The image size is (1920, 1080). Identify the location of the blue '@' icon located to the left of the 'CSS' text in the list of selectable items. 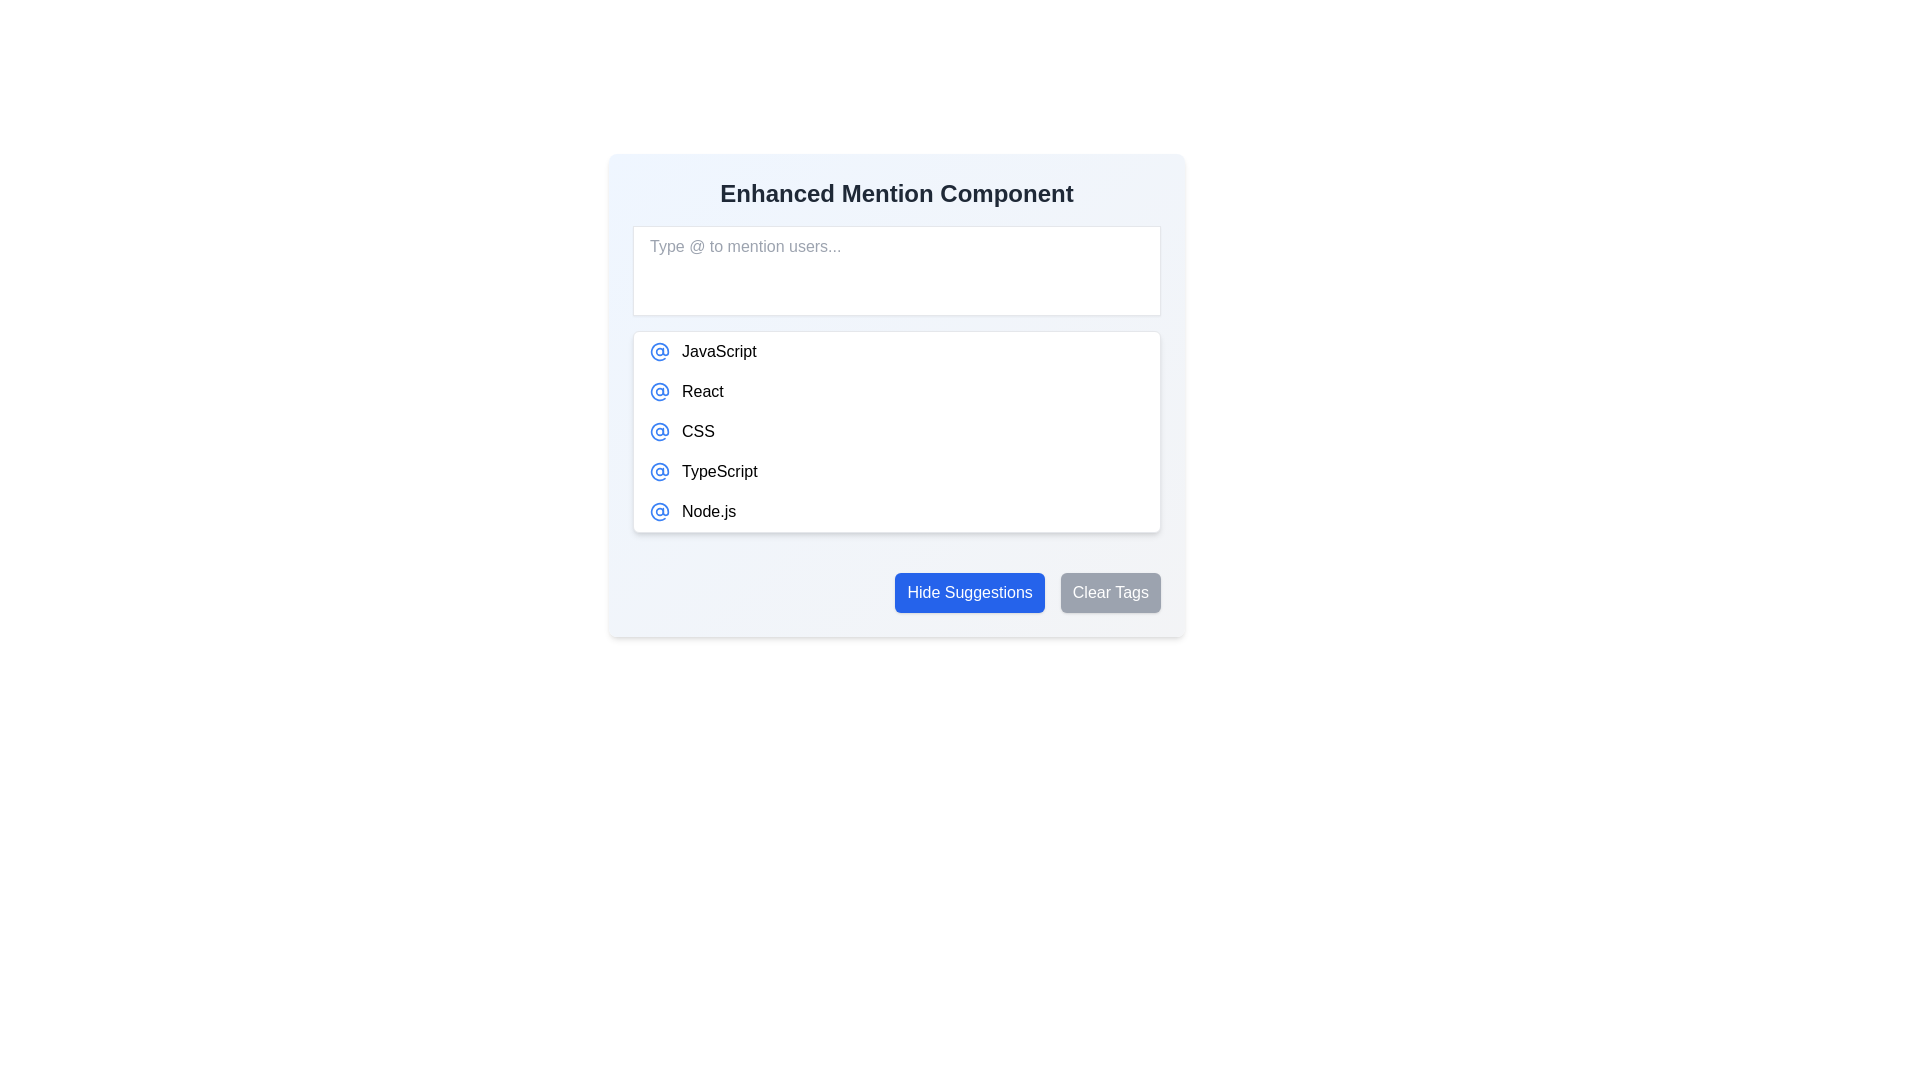
(660, 431).